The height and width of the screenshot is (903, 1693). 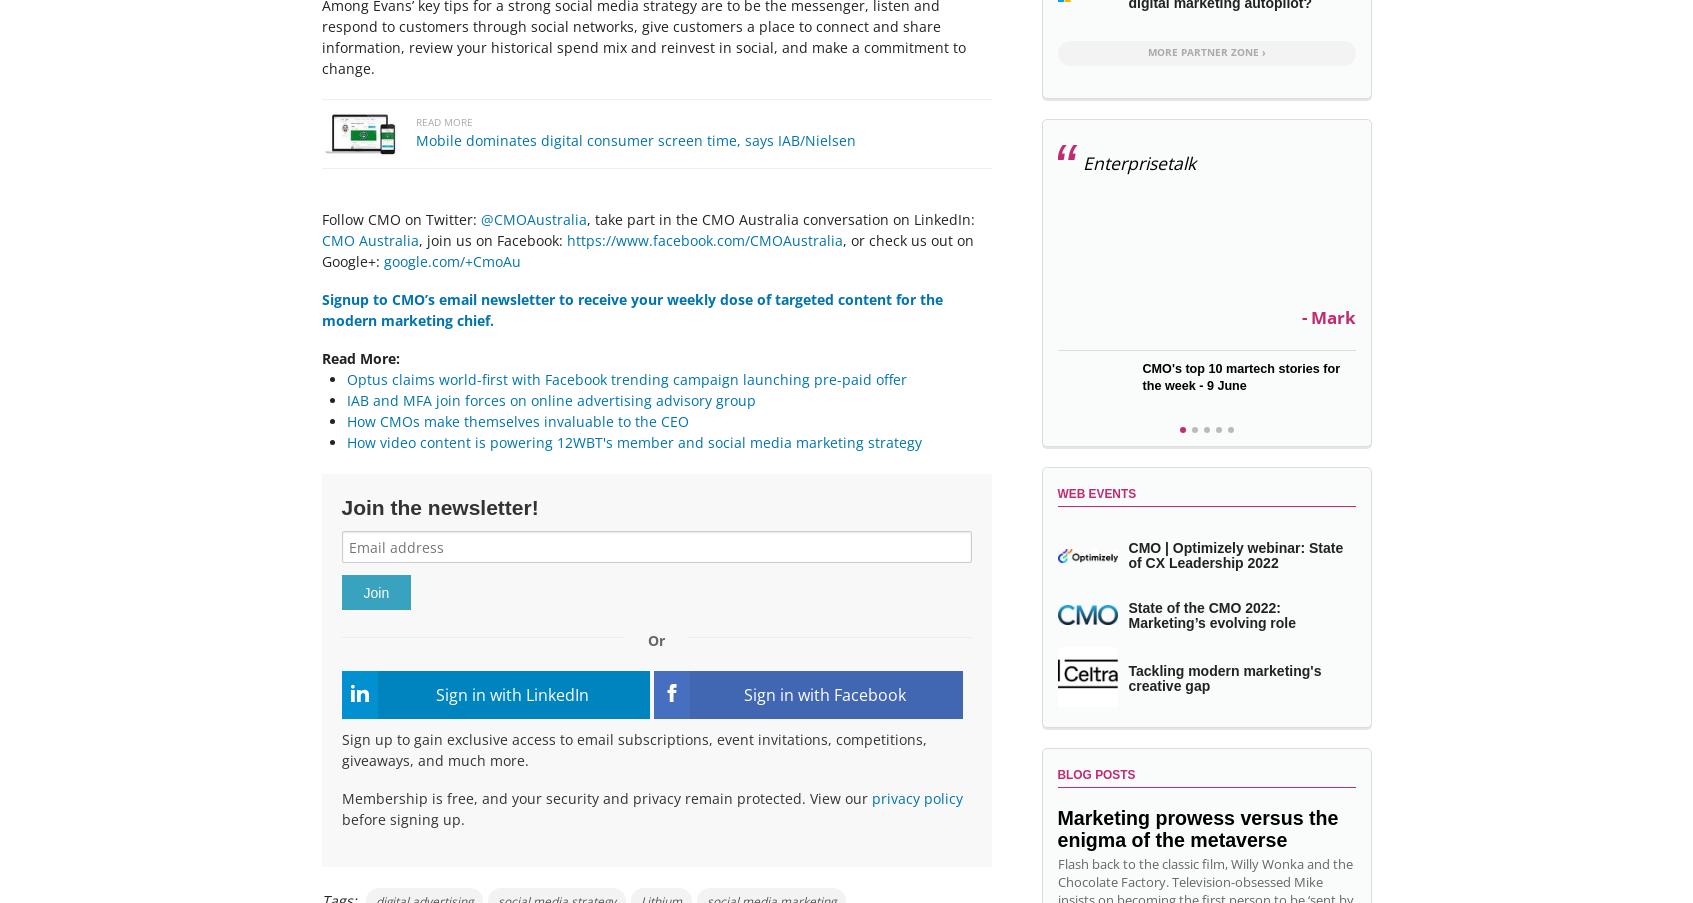 I want to click on '@CMOAustralia', so click(x=479, y=218).